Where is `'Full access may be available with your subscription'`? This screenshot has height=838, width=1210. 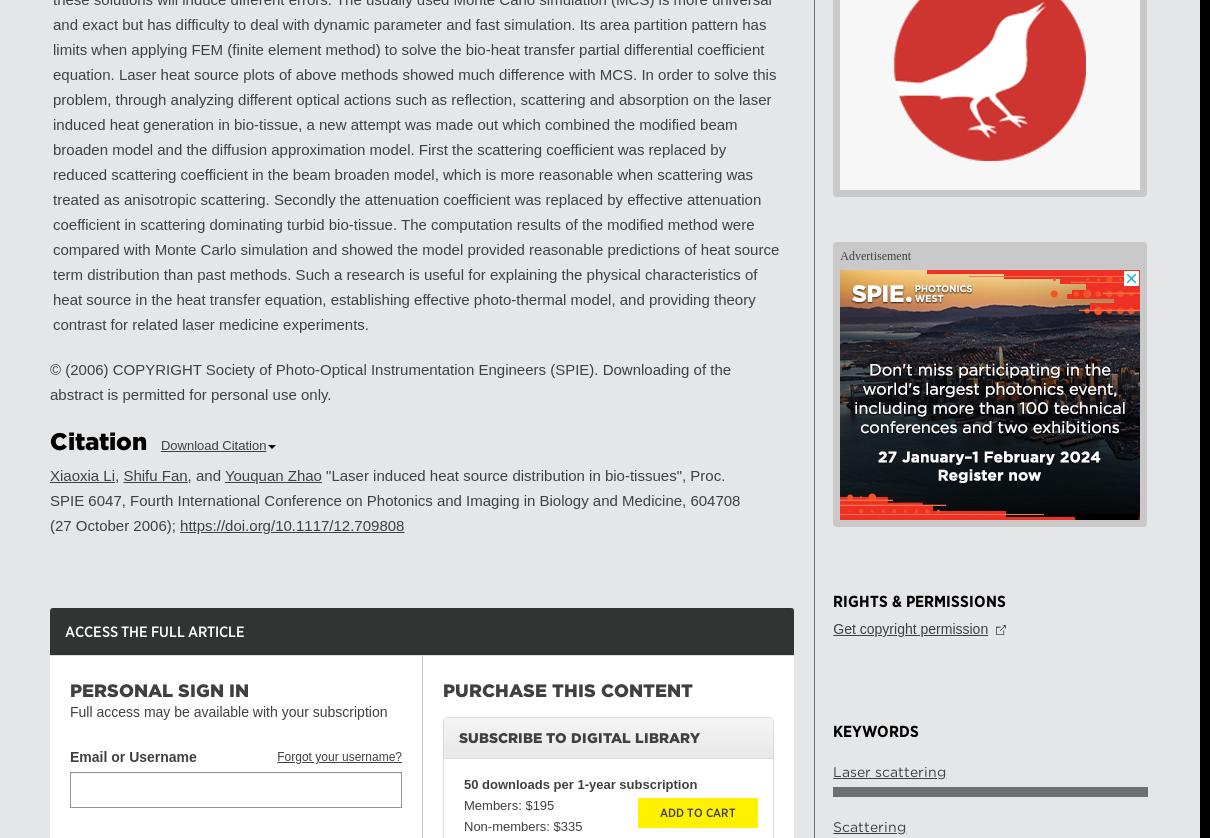
'Full access may be available with your subscription' is located at coordinates (69, 710).